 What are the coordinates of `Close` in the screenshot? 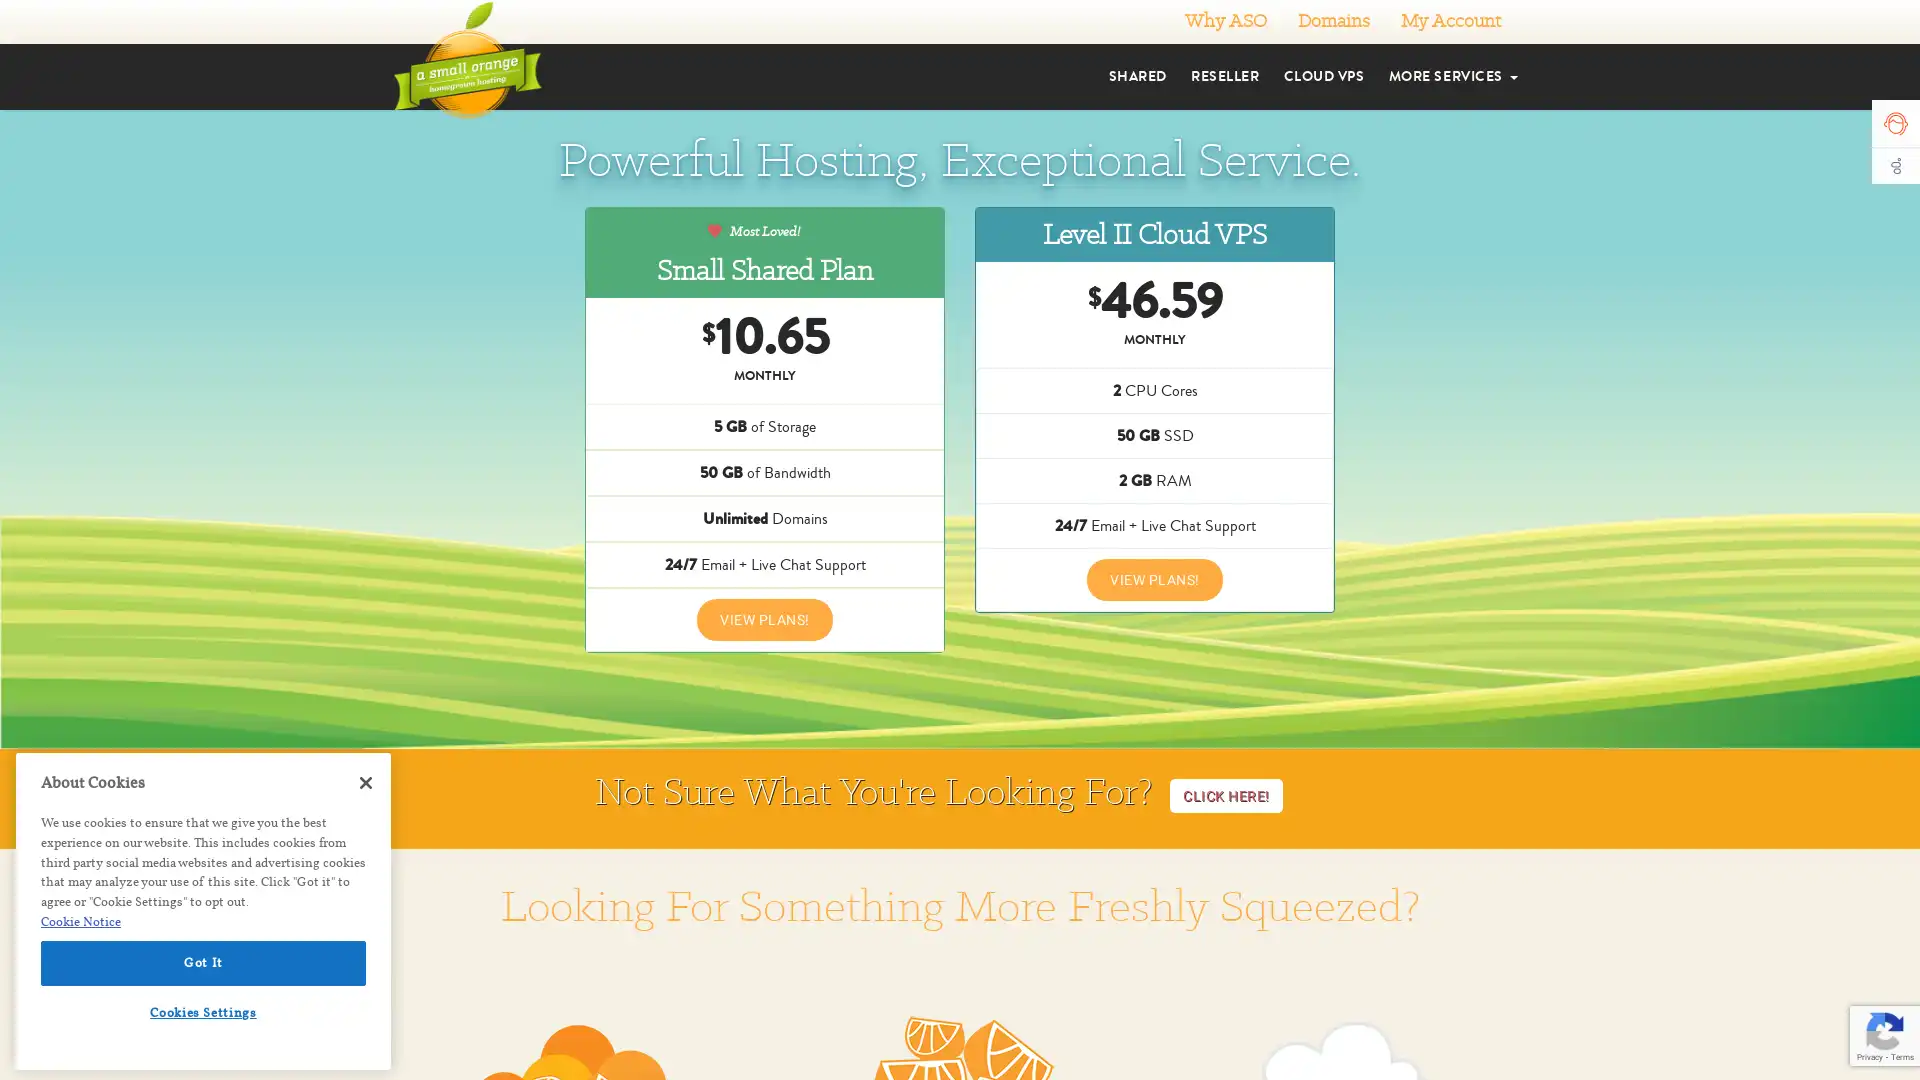 It's located at (365, 782).